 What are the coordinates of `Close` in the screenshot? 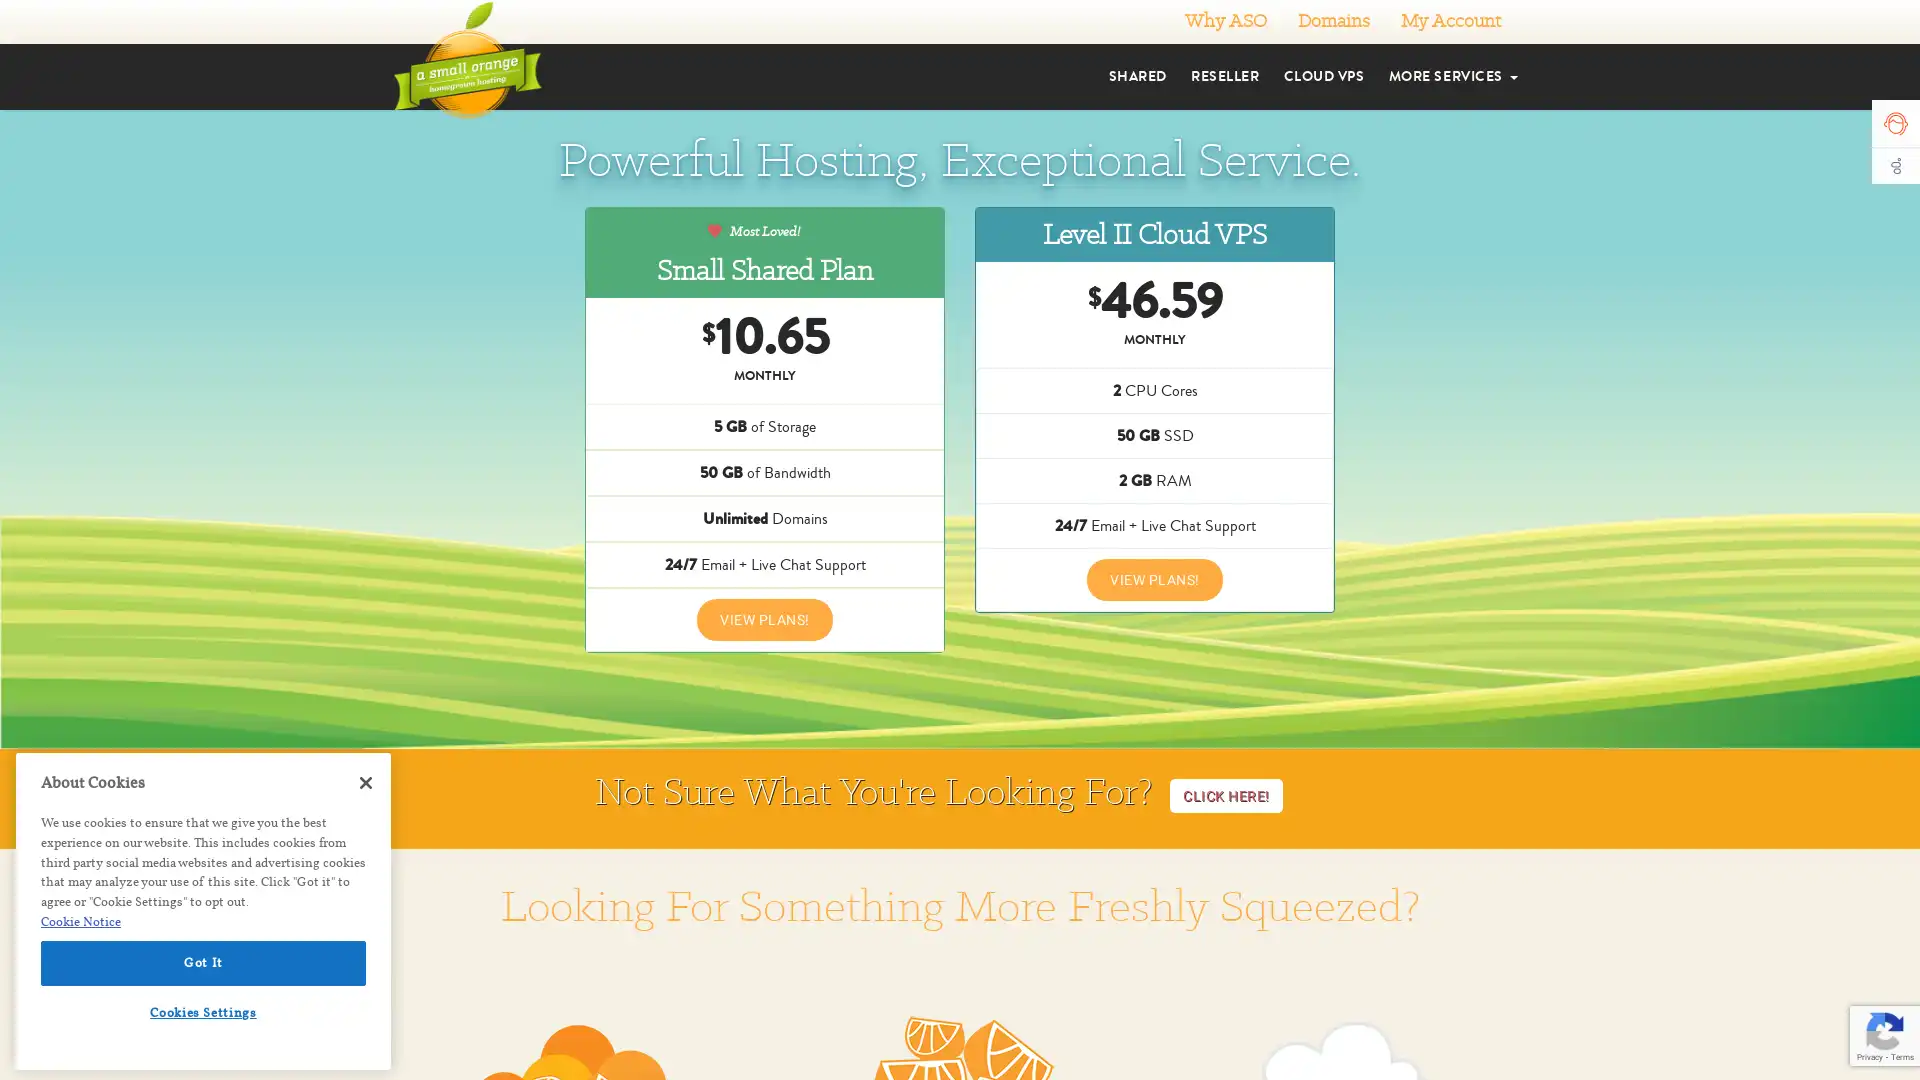 It's located at (365, 782).